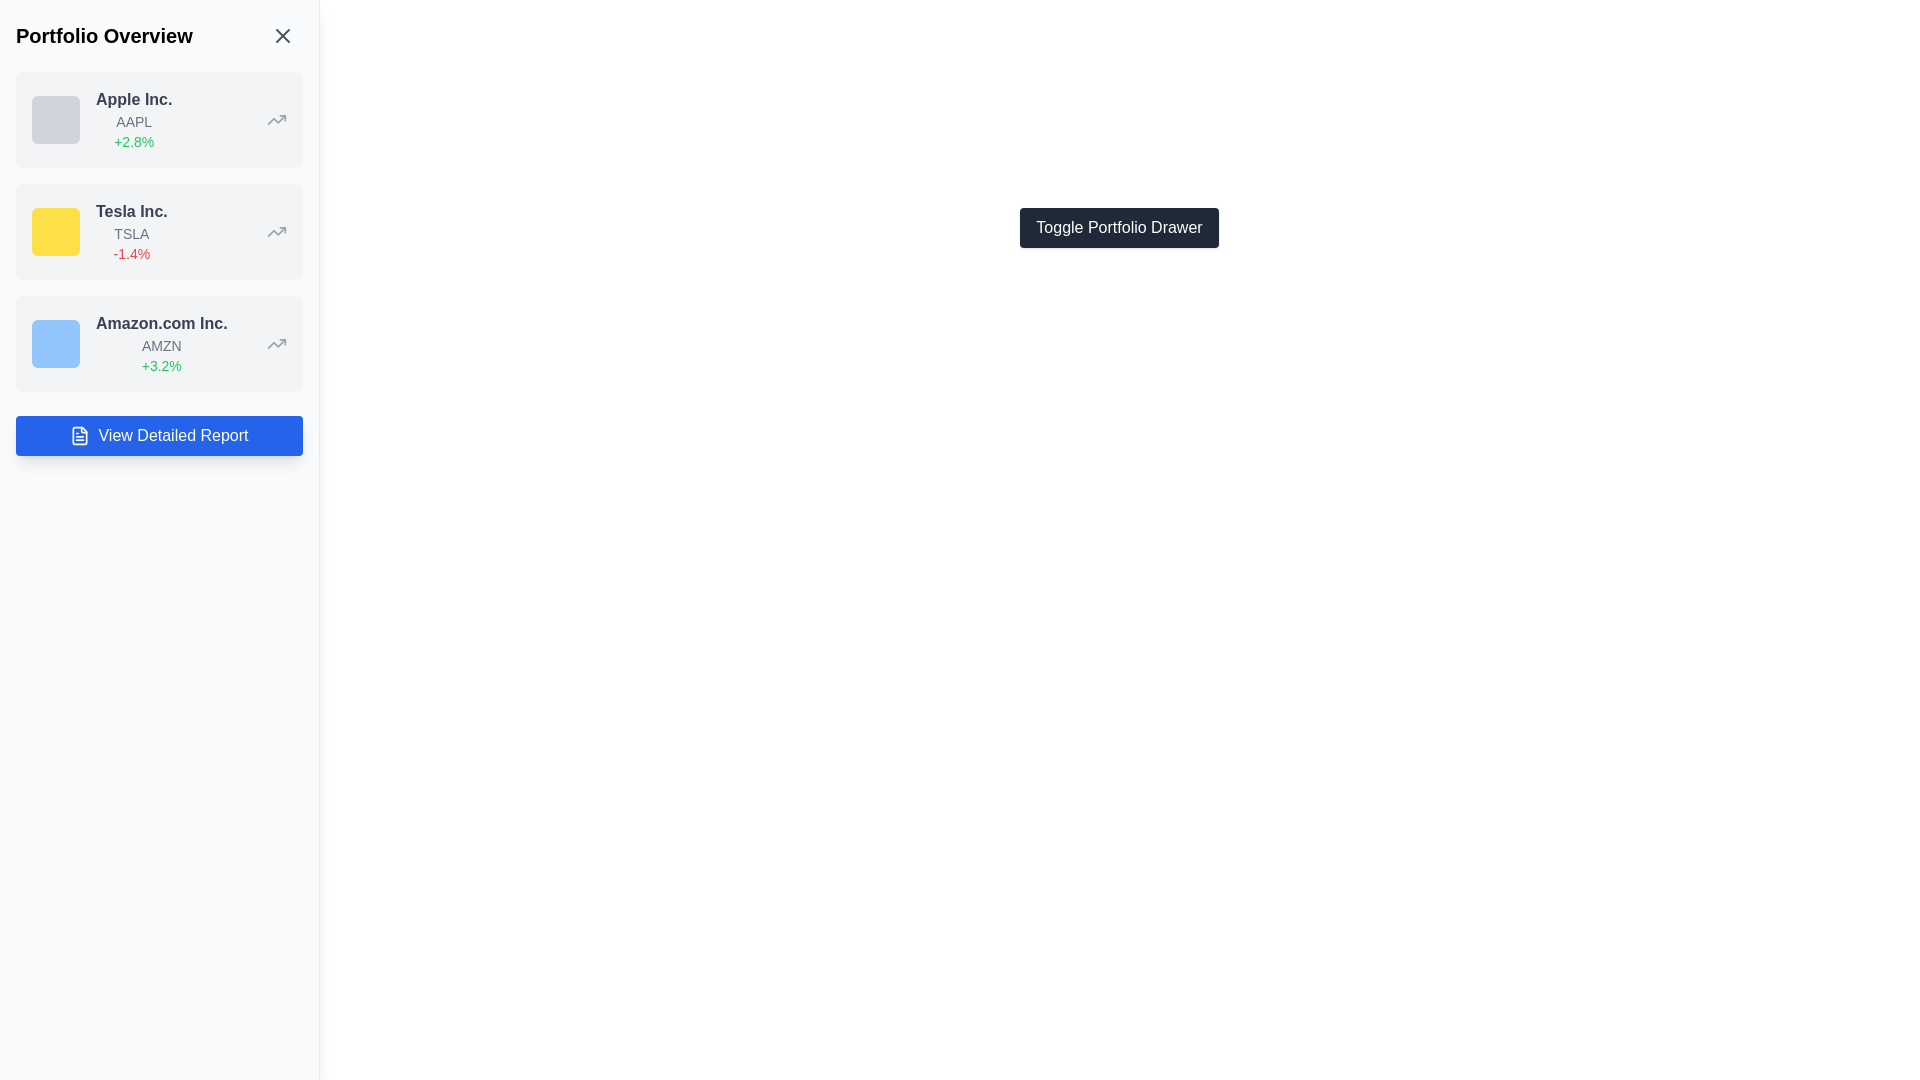 The width and height of the screenshot is (1920, 1080). Describe the element at coordinates (1118, 226) in the screenshot. I see `the 'Toggle Portfolio Drawer' button, which is a rectangular button with a dark gray background and white text, located in the upper-right section of the interface` at that location.